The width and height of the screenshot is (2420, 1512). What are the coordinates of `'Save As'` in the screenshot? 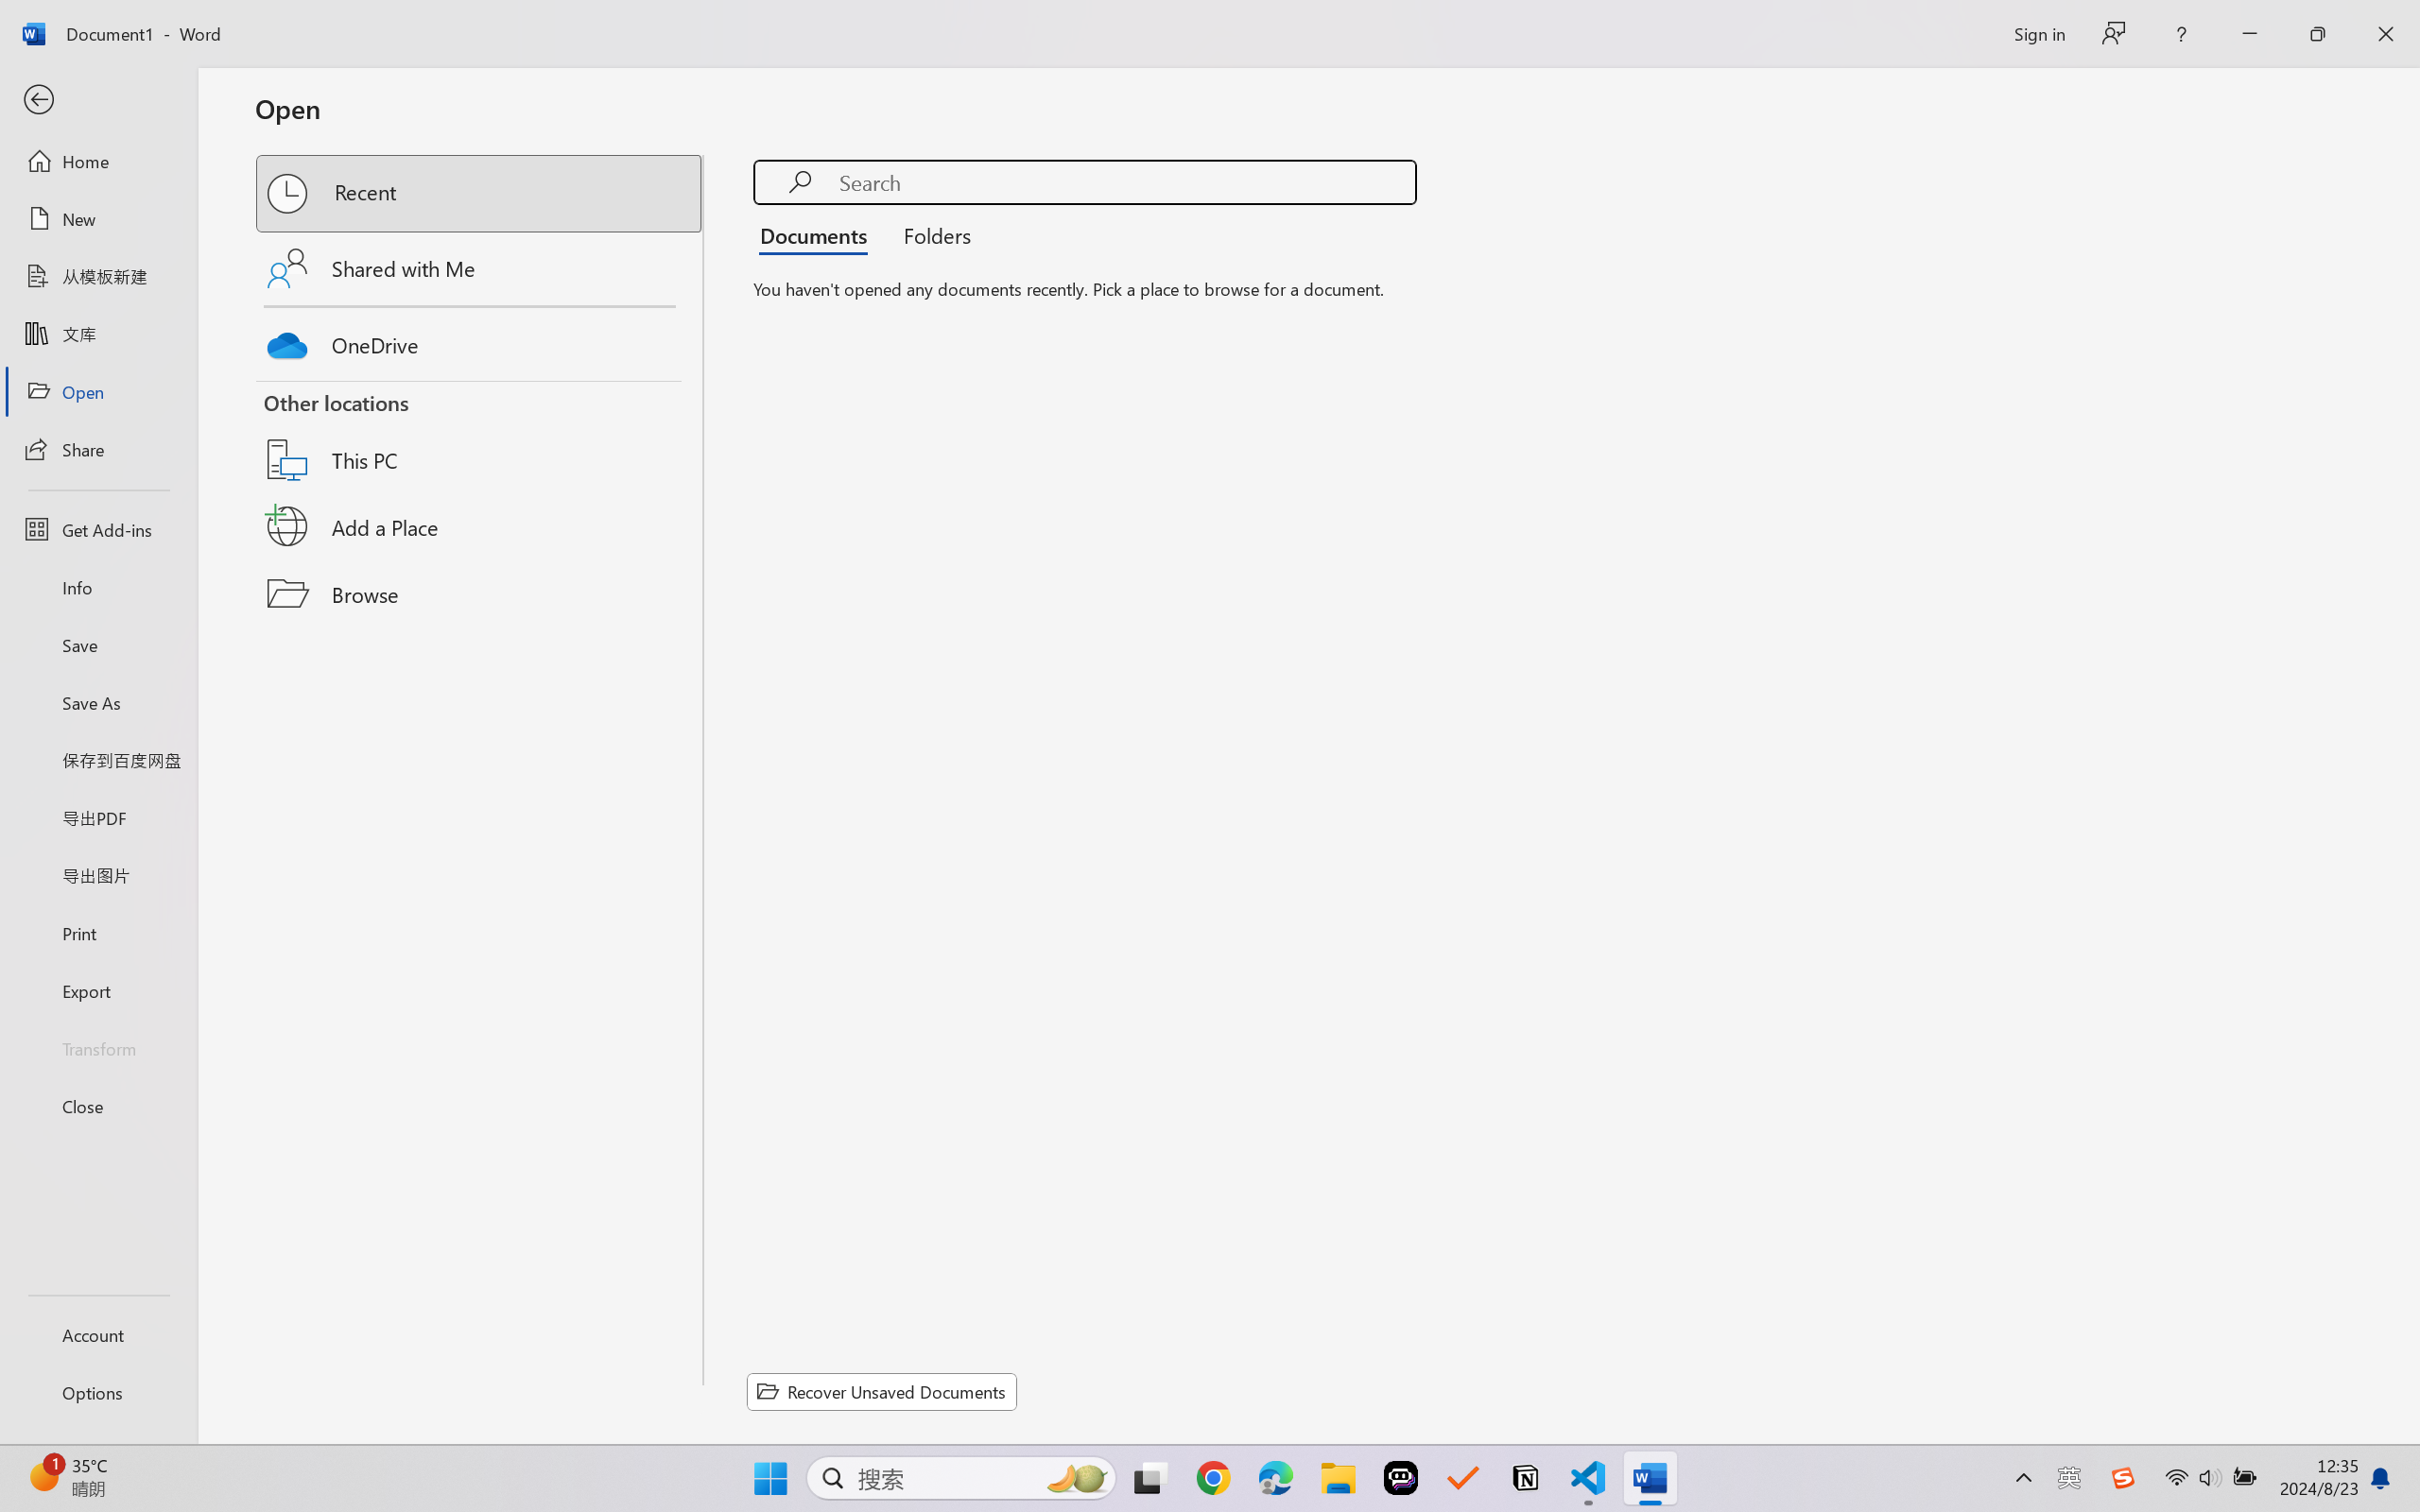 It's located at (97, 702).